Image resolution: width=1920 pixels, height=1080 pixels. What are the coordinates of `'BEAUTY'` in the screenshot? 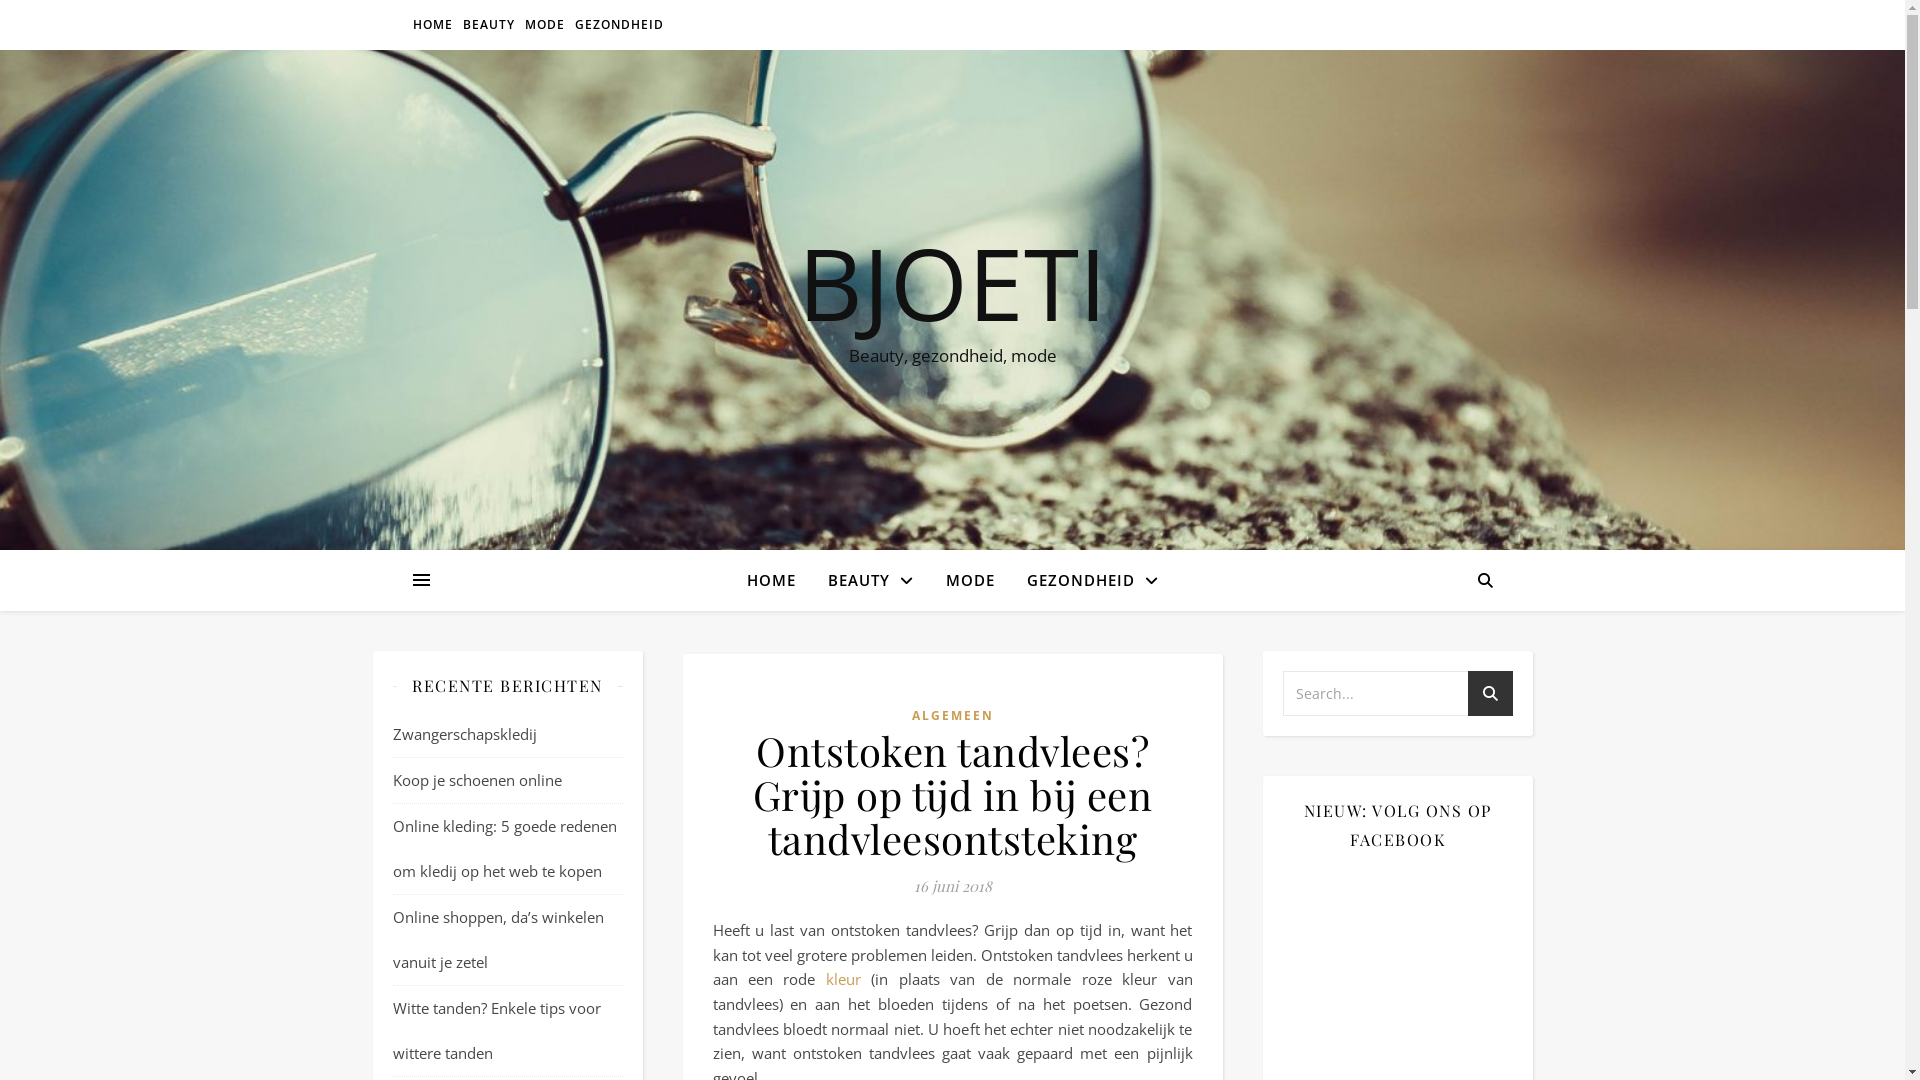 It's located at (456, 24).